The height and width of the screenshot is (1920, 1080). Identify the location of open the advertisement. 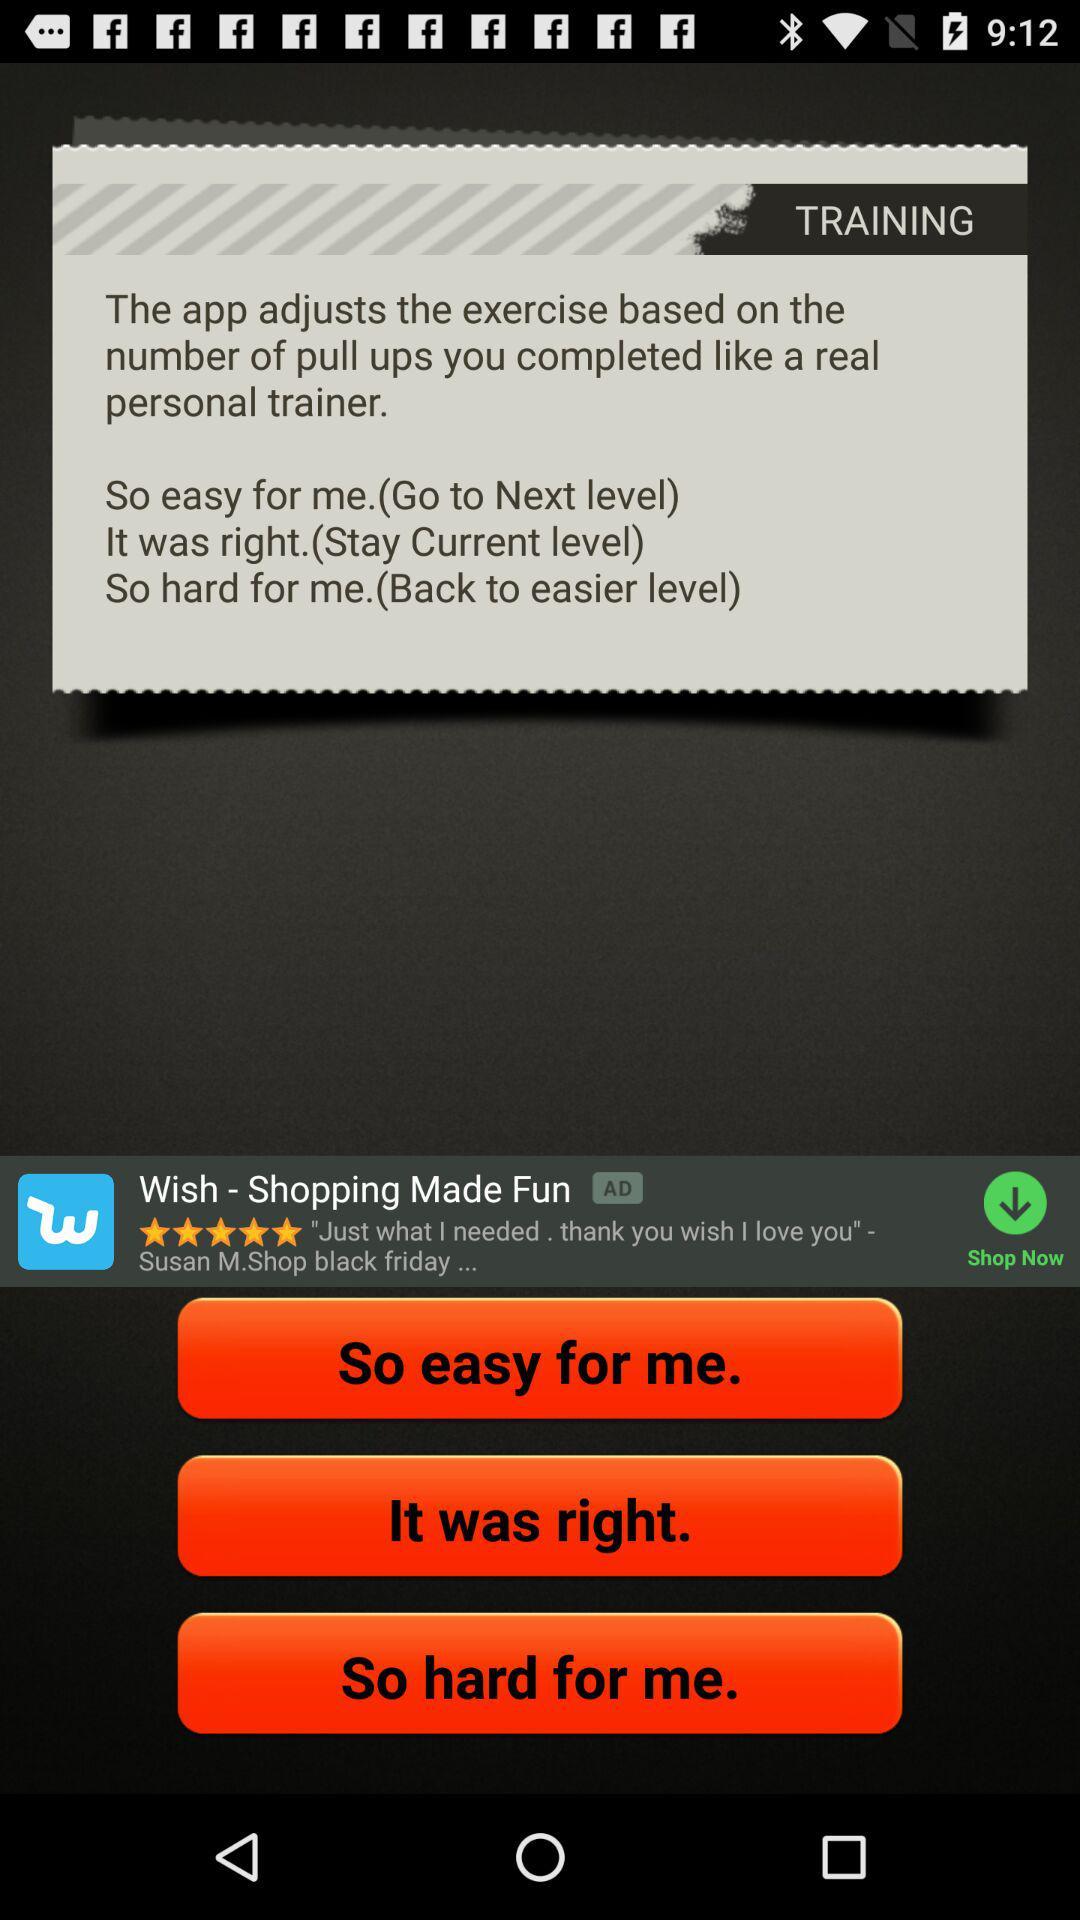
(64, 1220).